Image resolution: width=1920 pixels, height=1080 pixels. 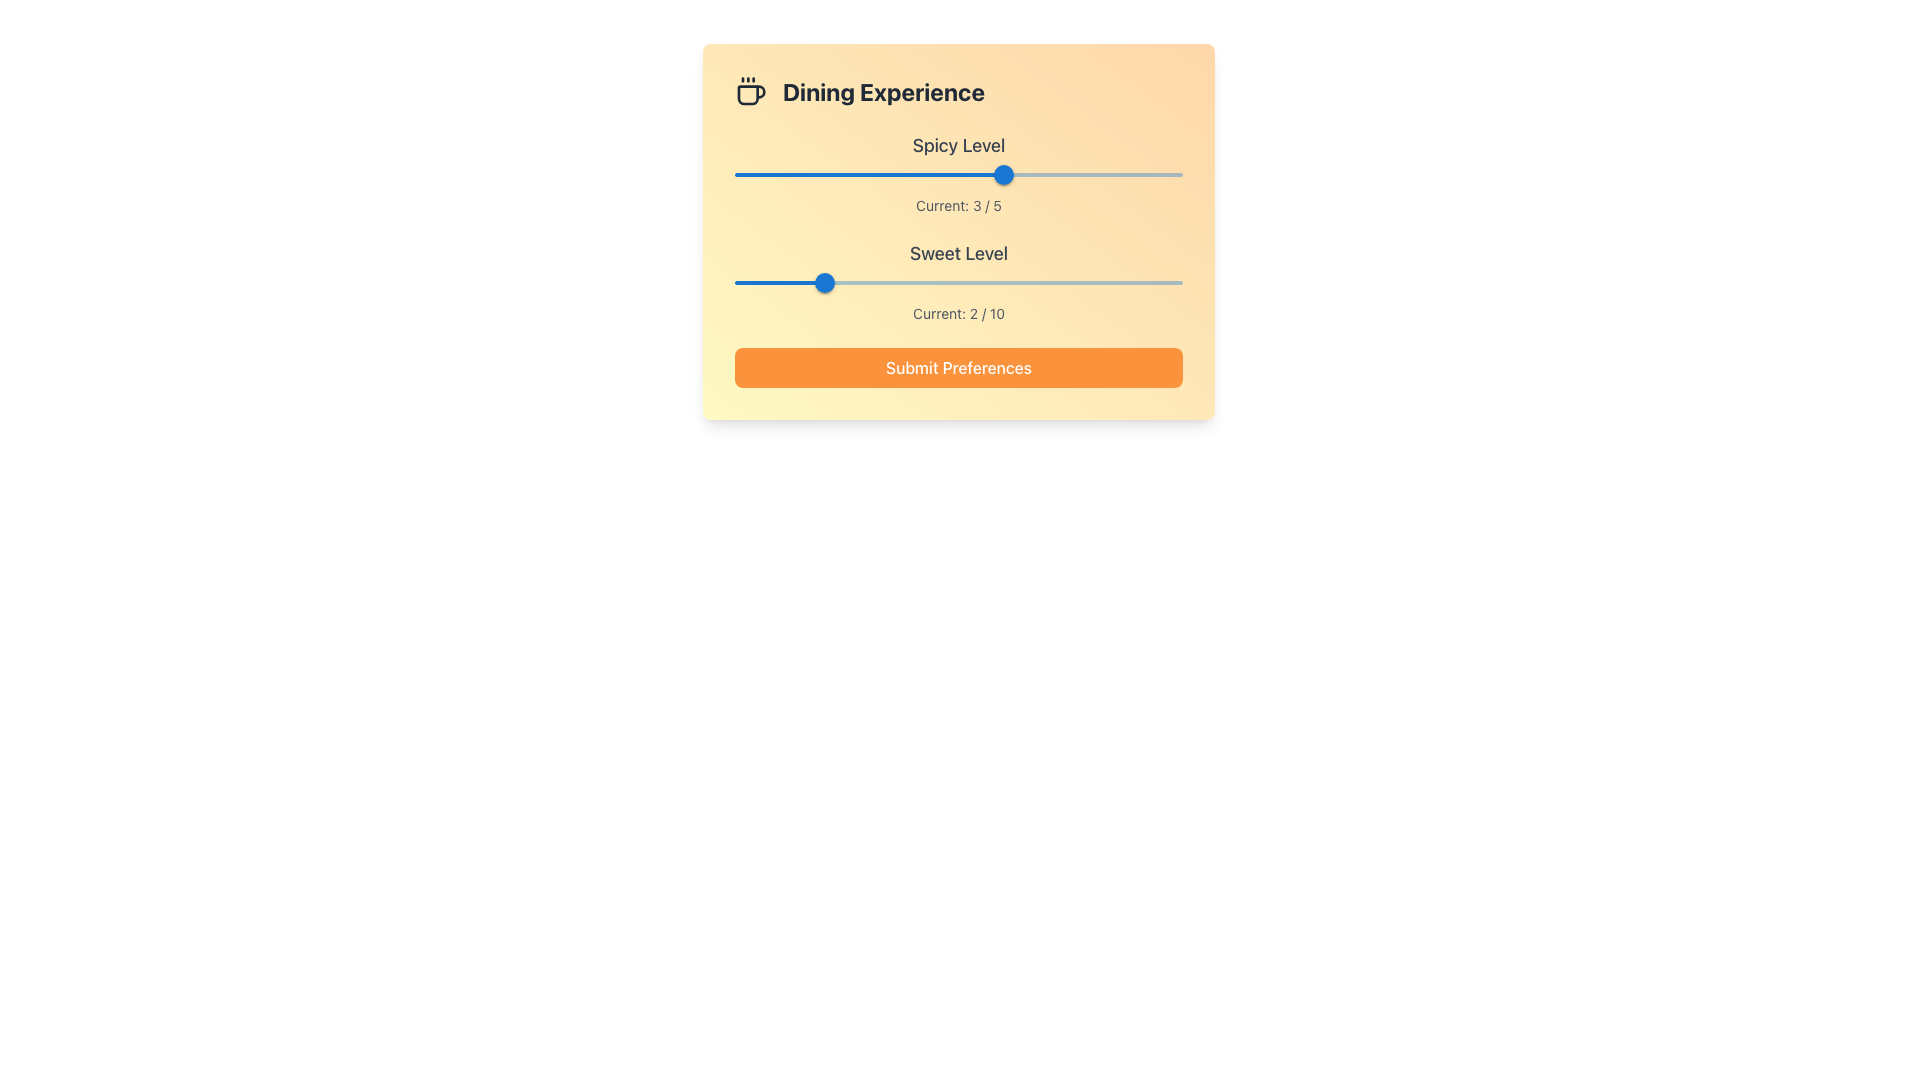 What do you see at coordinates (958, 230) in the screenshot?
I see `the submit button located at the bottom of the preference card for selecting levels for 'Spicy Level' and 'Sweet Level'` at bounding box center [958, 230].